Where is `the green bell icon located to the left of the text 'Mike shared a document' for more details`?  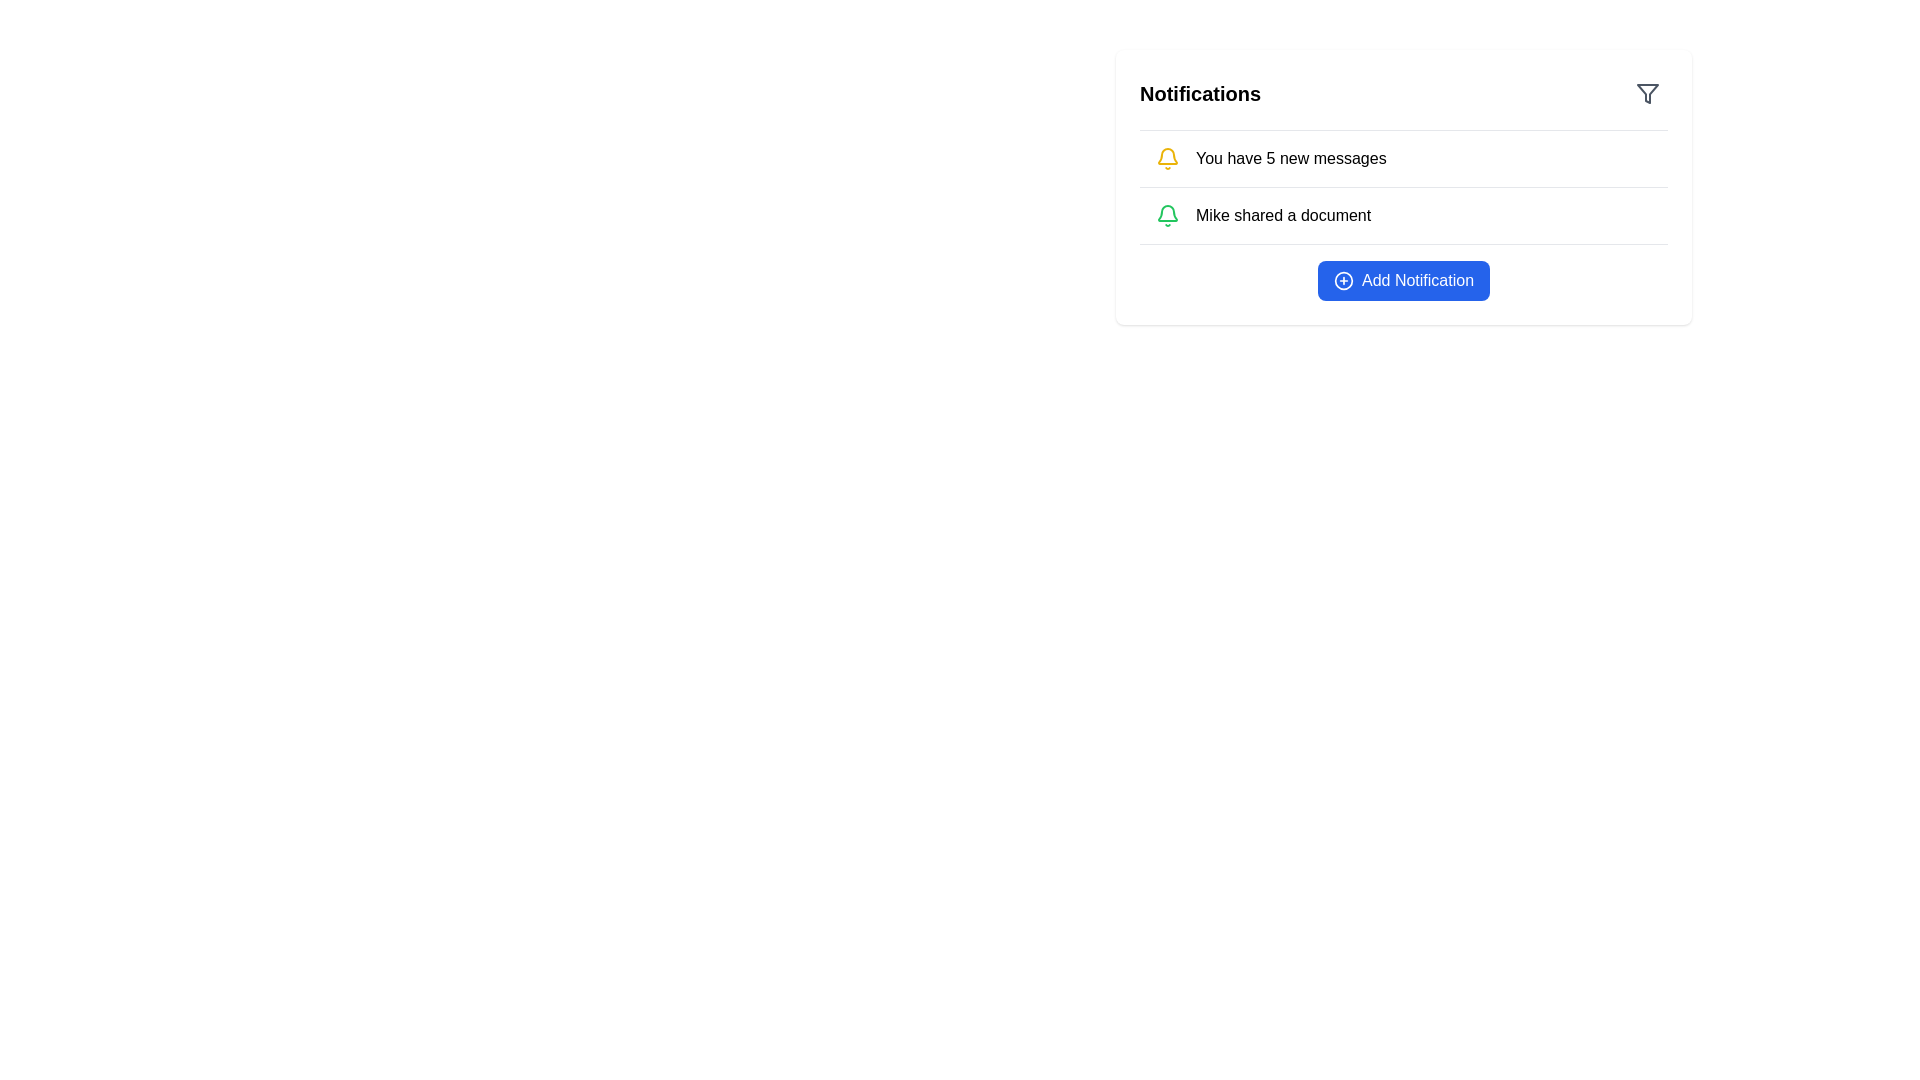 the green bell icon located to the left of the text 'Mike shared a document' for more details is located at coordinates (1167, 216).